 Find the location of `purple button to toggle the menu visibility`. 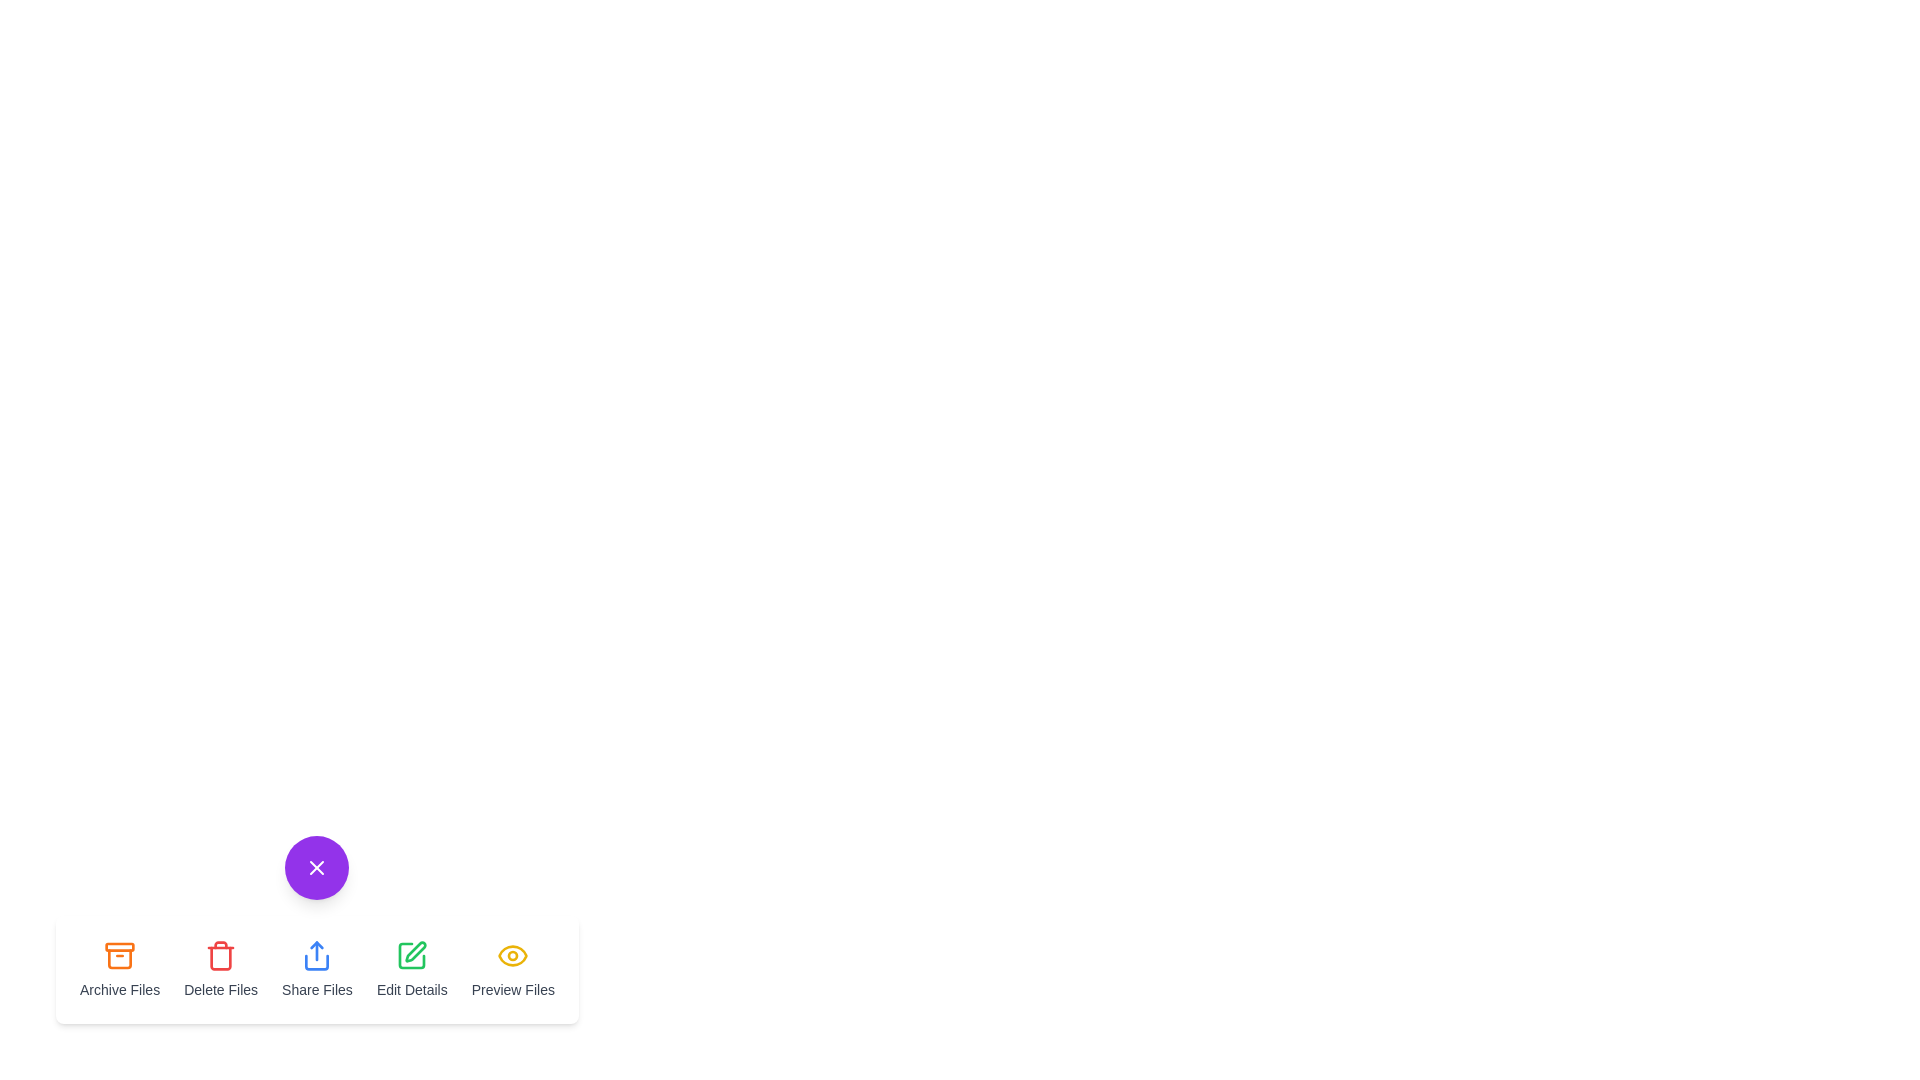

purple button to toggle the menu visibility is located at coordinates (316, 866).